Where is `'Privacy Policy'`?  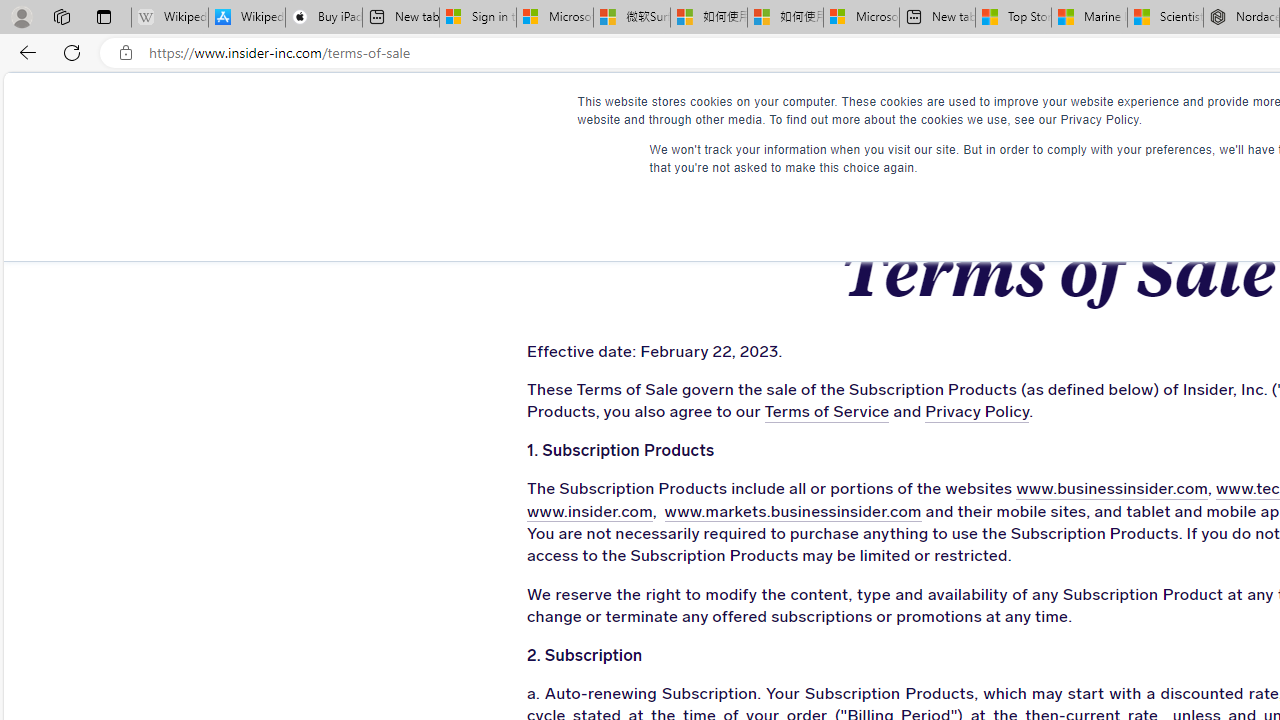 'Privacy Policy' is located at coordinates (977, 411).